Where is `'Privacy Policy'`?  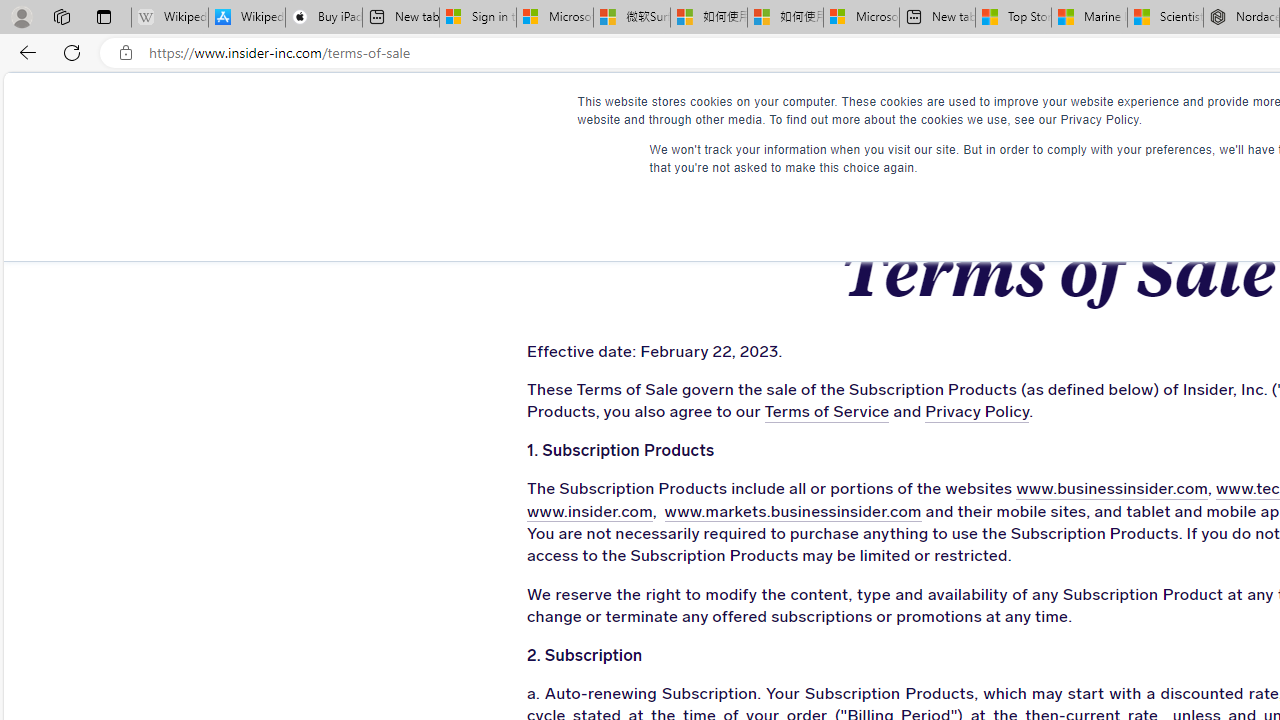 'Privacy Policy' is located at coordinates (977, 411).